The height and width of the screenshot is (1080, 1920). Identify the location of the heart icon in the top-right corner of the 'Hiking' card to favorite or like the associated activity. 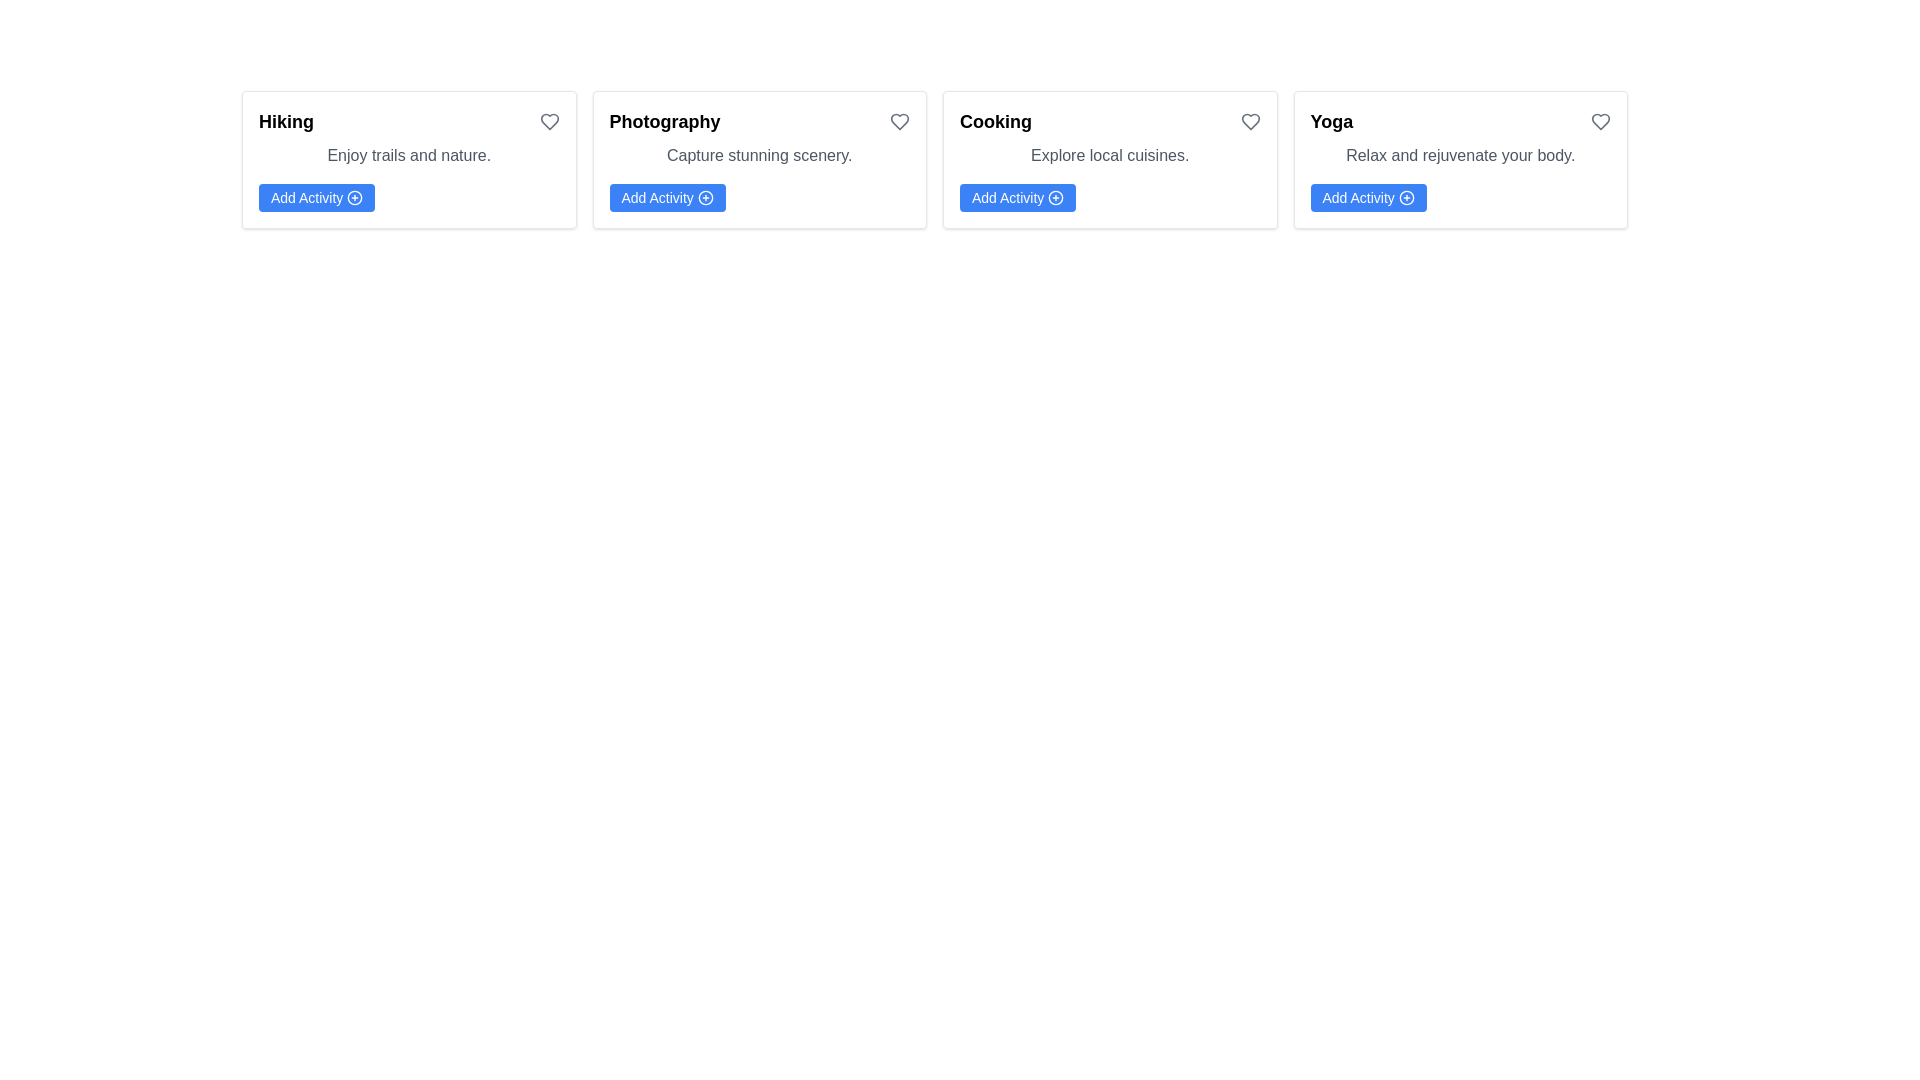
(549, 122).